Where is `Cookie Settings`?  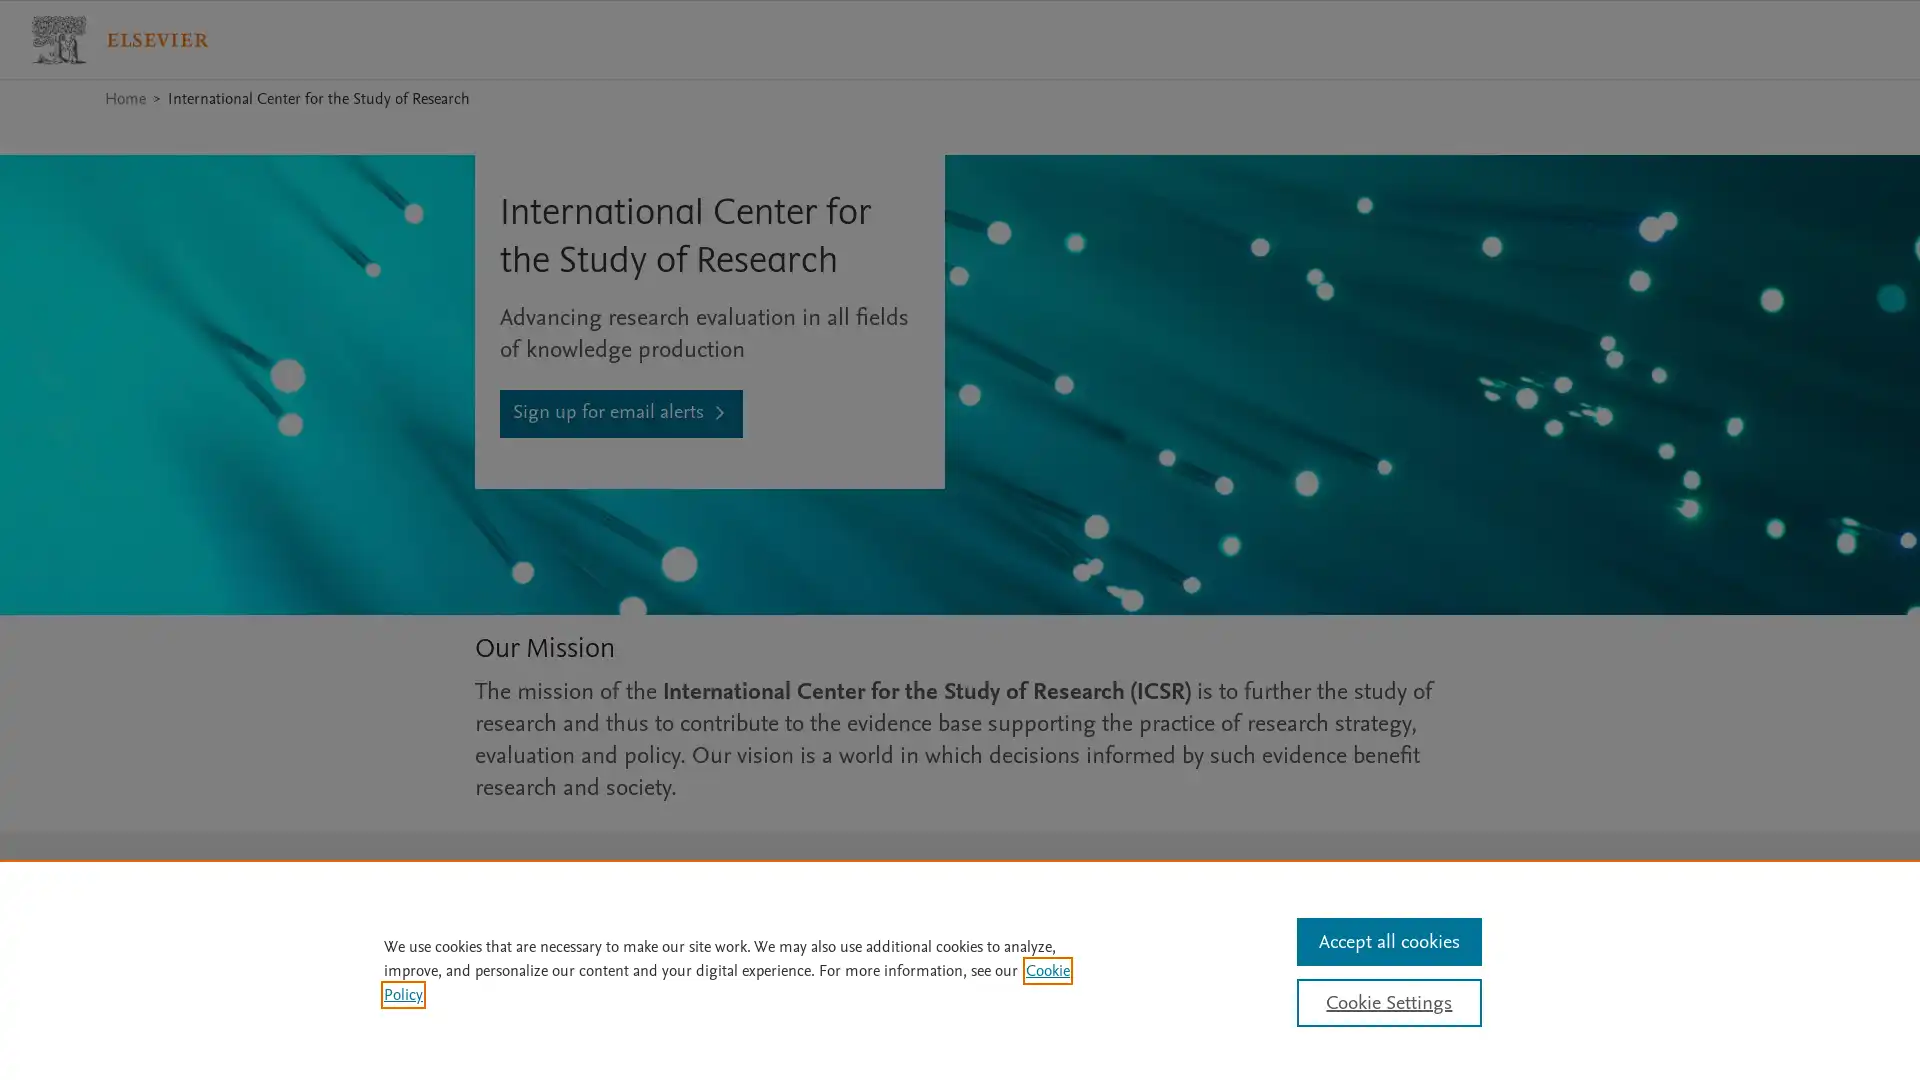
Cookie Settings is located at coordinates (1387, 1002).